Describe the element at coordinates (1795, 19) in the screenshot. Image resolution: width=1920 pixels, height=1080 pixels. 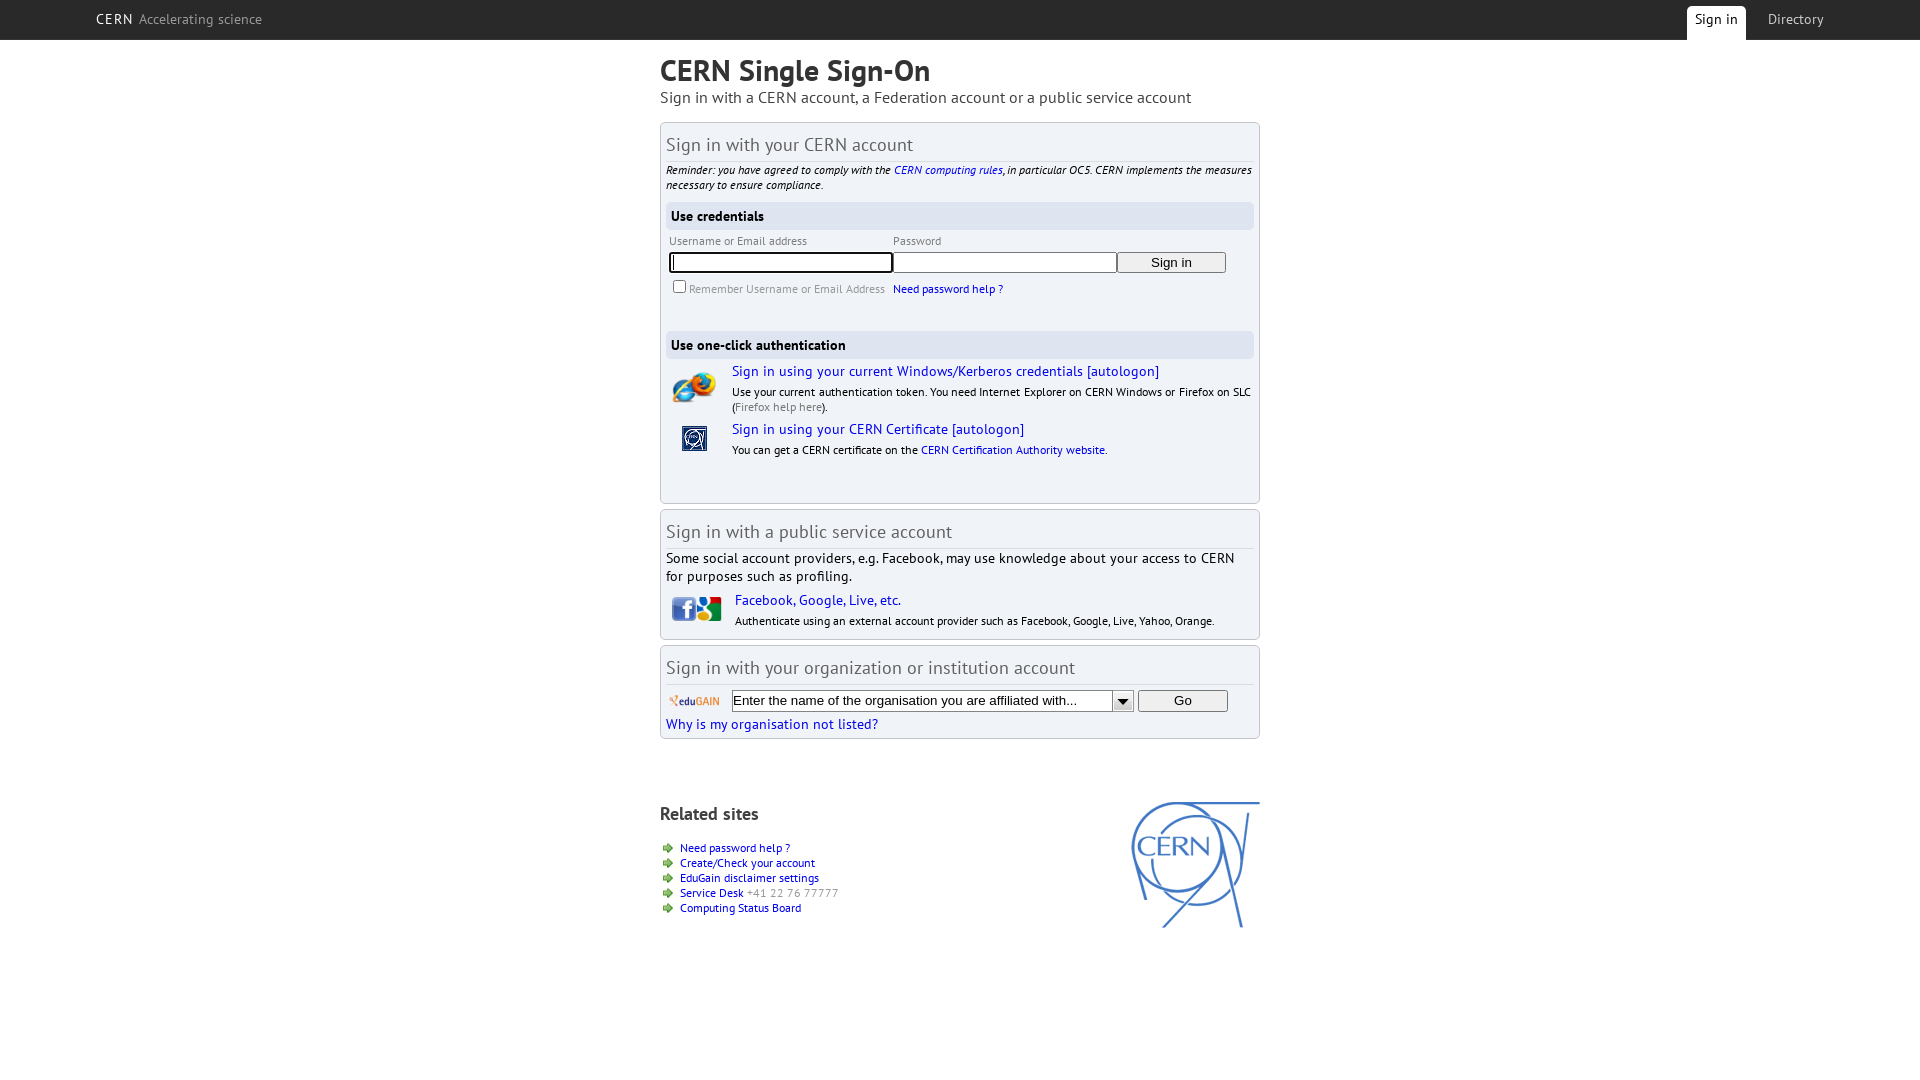
I see `'Directory'` at that location.